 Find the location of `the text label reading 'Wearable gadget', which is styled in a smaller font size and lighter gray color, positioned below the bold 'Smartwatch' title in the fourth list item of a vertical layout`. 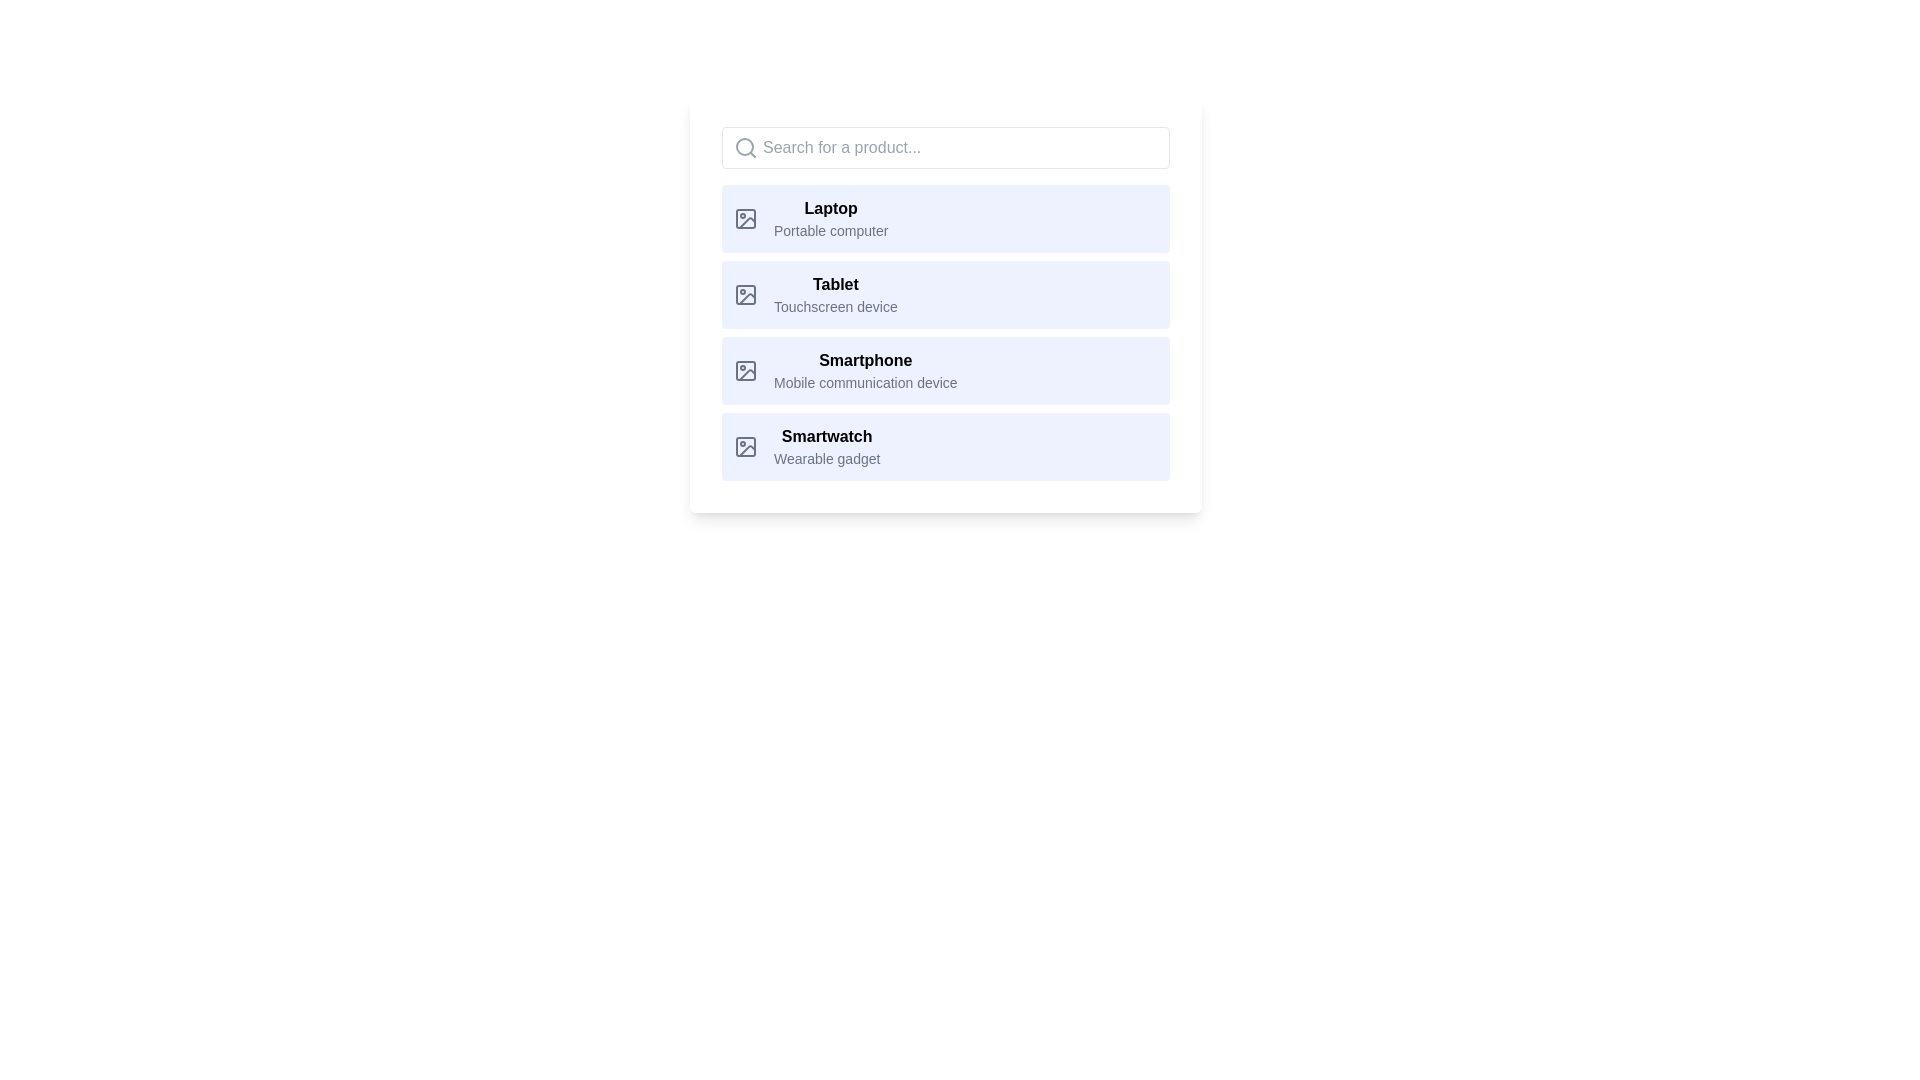

the text label reading 'Wearable gadget', which is styled in a smaller font size and lighter gray color, positioned below the bold 'Smartwatch' title in the fourth list item of a vertical layout is located at coordinates (827, 459).